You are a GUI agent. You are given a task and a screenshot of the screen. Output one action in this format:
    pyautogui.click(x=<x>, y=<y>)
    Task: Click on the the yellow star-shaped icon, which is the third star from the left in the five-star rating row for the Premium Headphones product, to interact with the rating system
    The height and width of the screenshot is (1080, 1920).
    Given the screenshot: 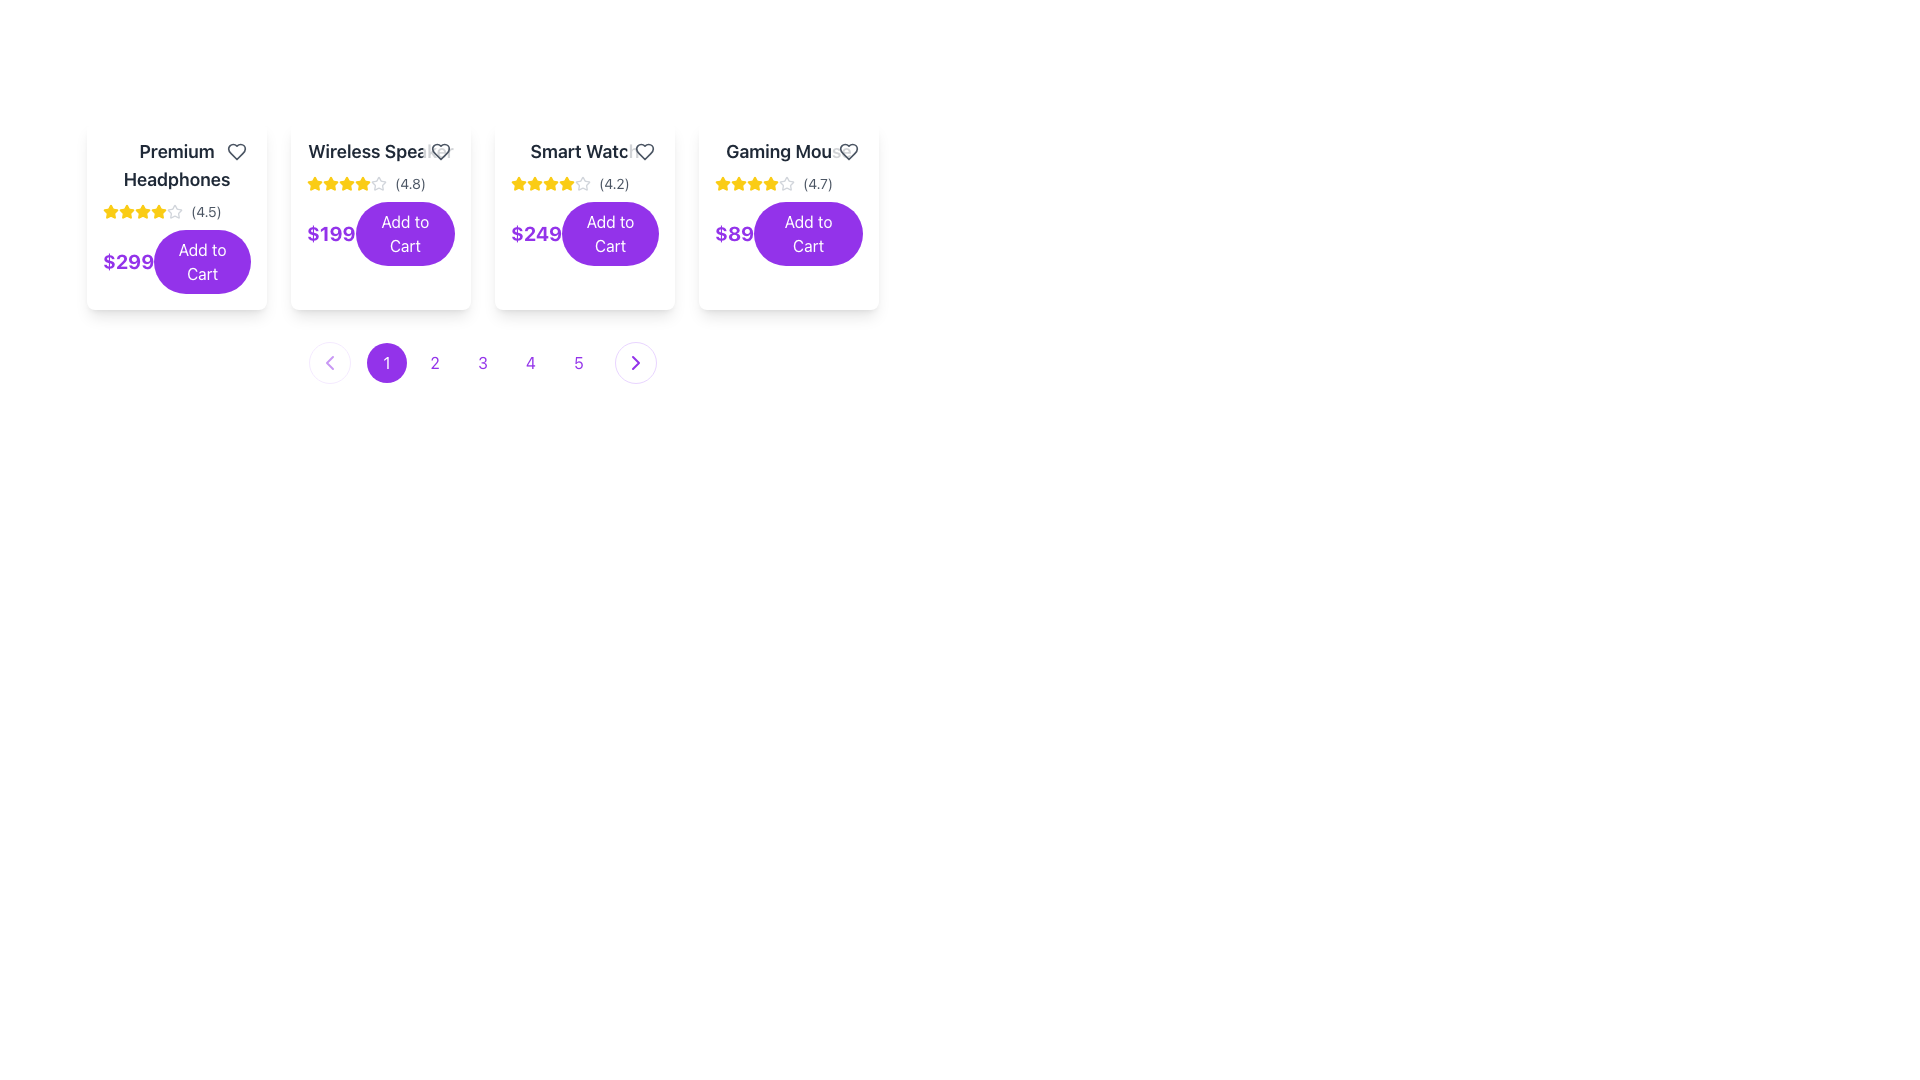 What is the action you would take?
    pyautogui.click(x=157, y=211)
    